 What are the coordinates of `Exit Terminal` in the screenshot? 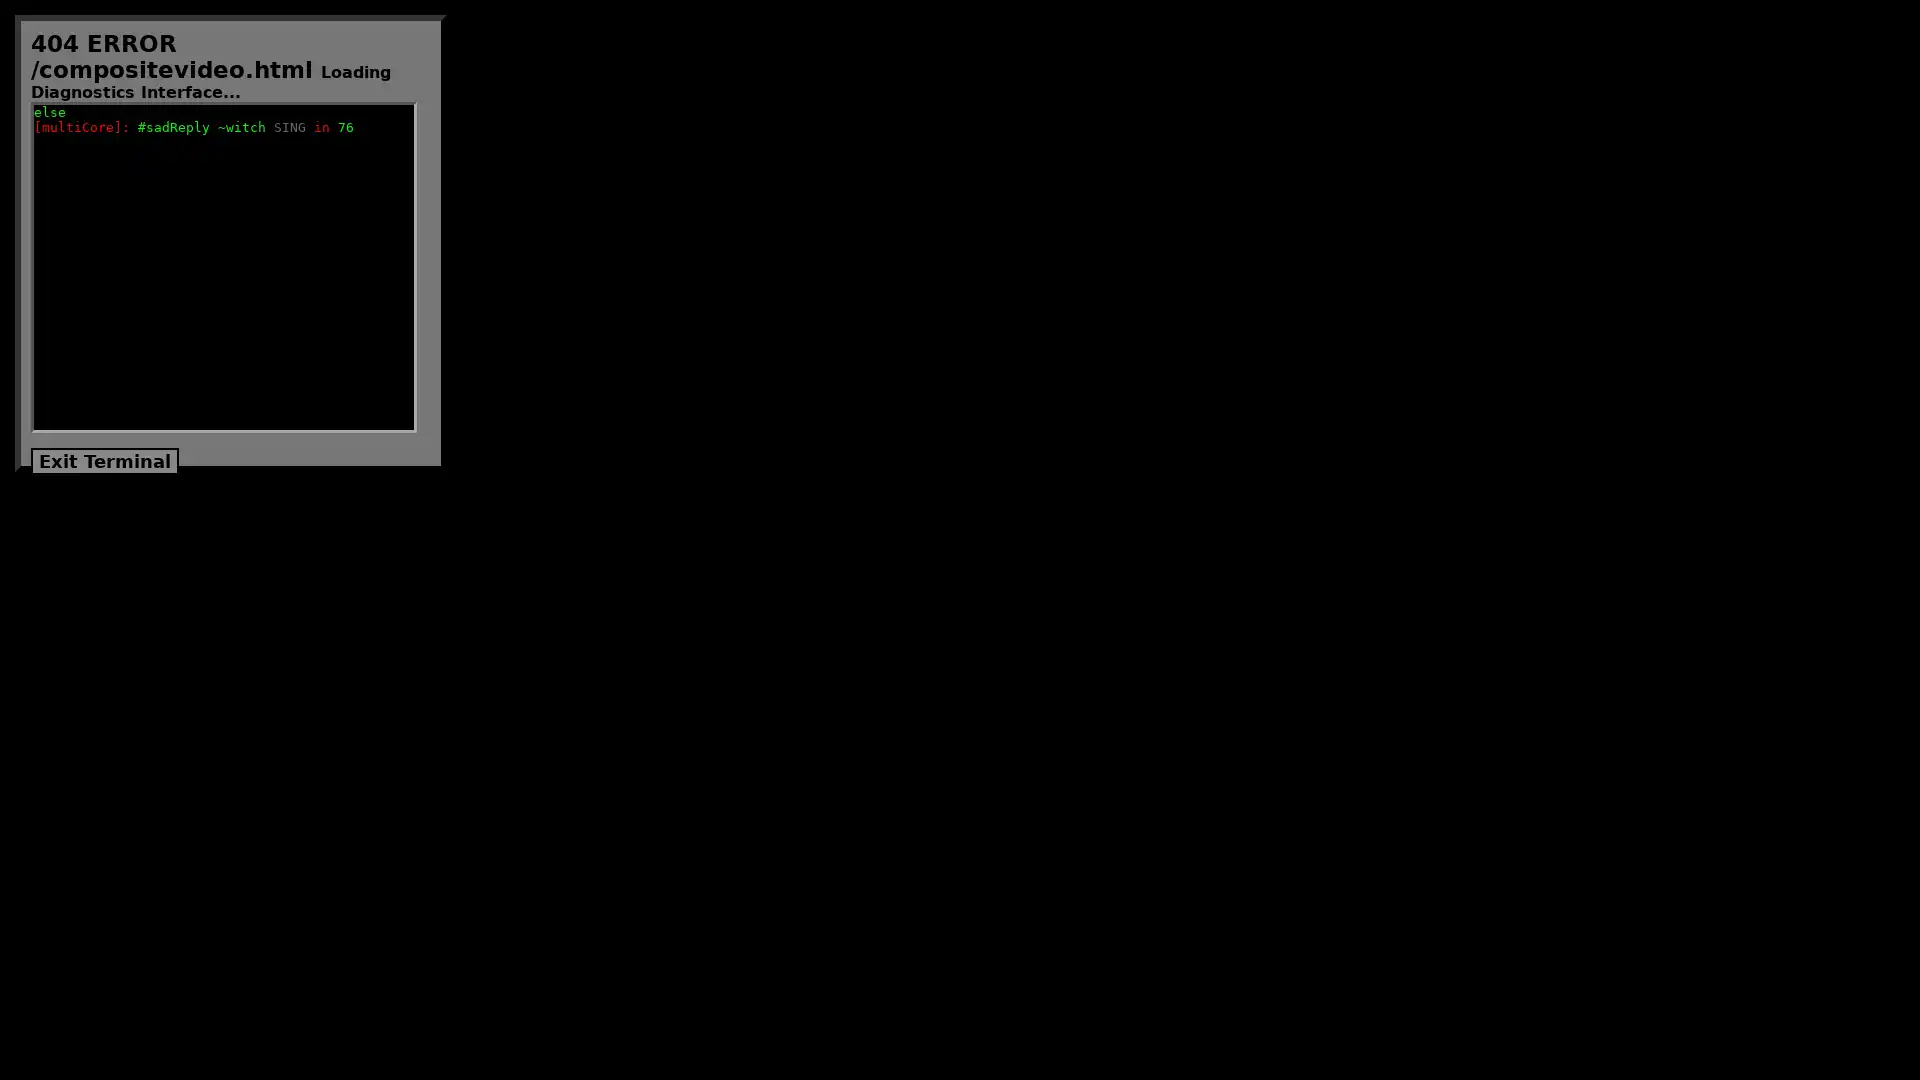 It's located at (104, 461).